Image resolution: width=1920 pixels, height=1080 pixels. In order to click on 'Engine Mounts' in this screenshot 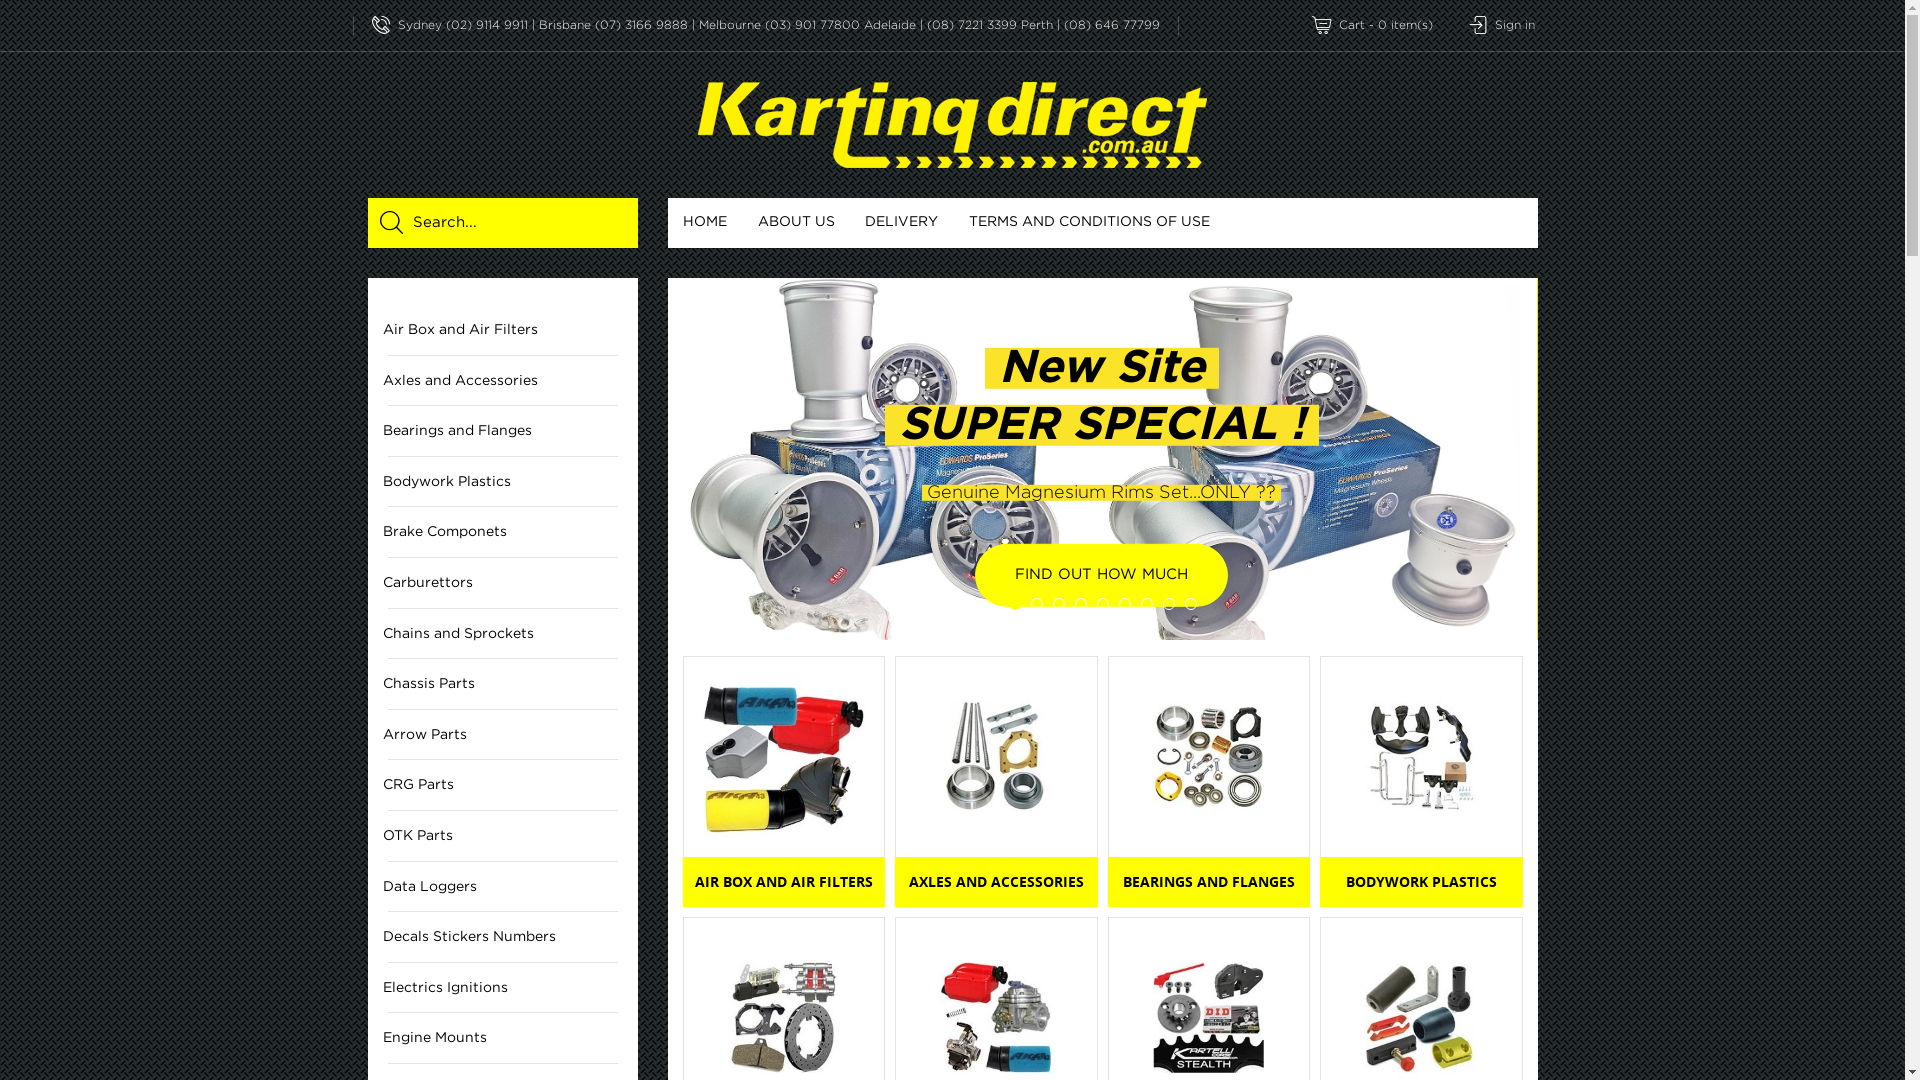, I will do `click(503, 1037)`.